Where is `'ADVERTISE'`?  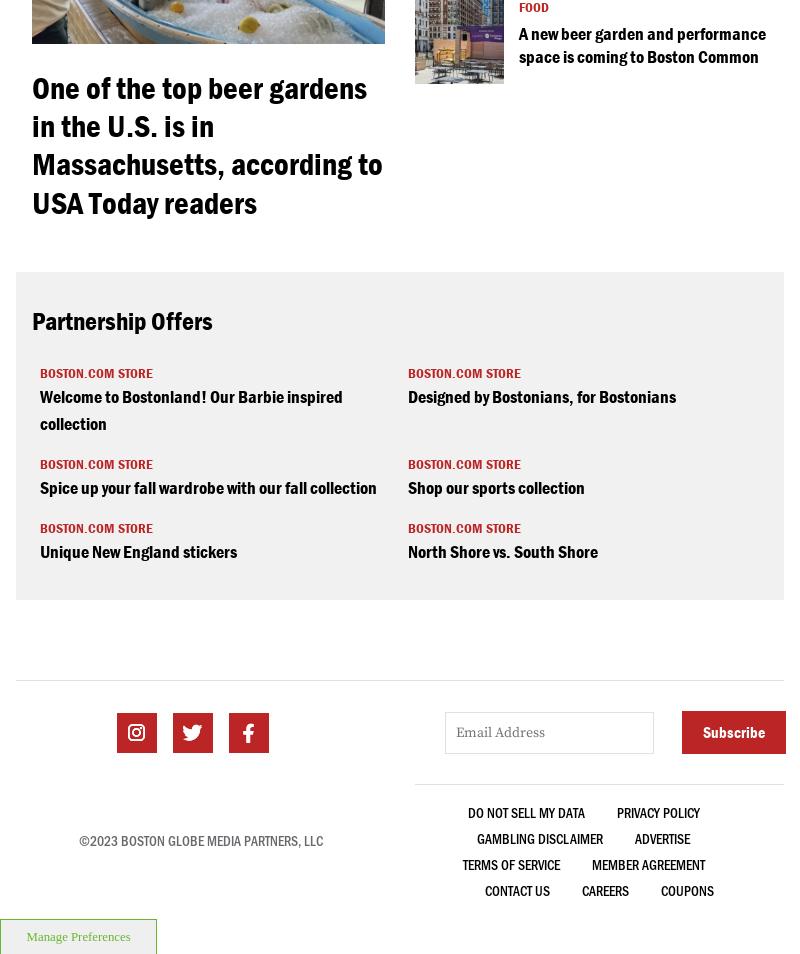
'ADVERTISE' is located at coordinates (633, 837).